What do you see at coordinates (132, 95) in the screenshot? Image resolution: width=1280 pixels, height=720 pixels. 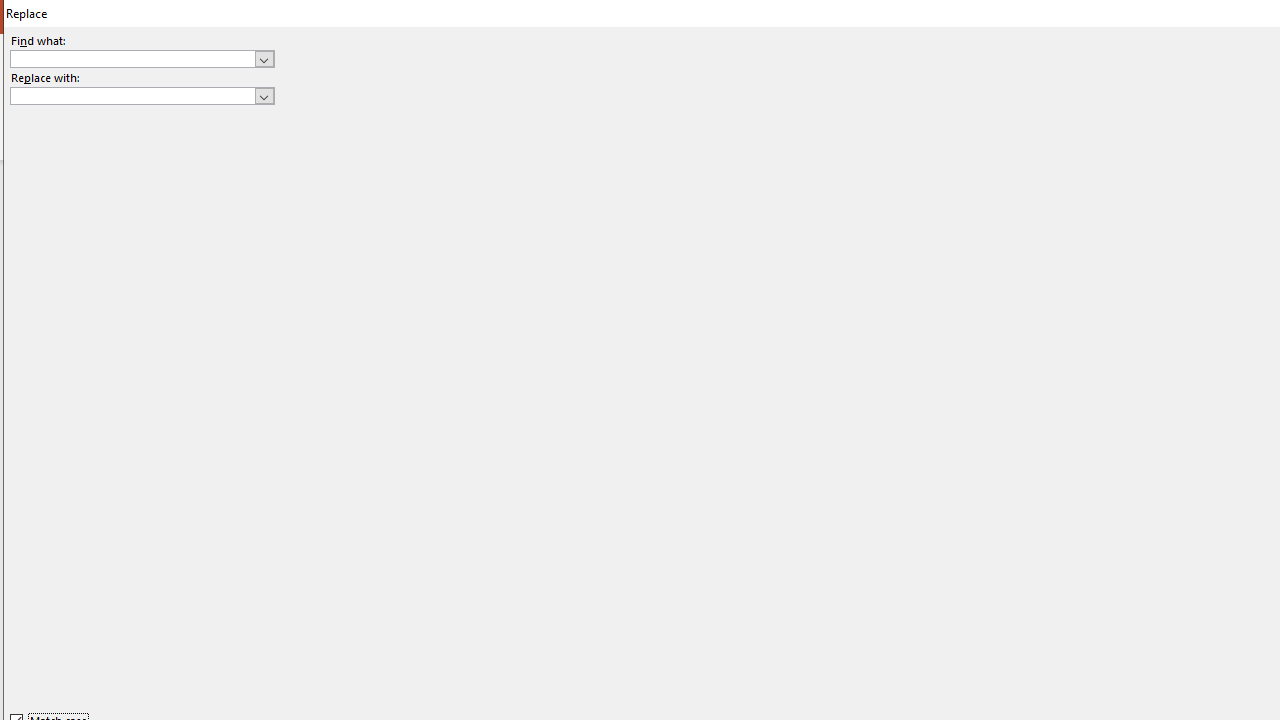 I see `'Replace with'` at bounding box center [132, 95].